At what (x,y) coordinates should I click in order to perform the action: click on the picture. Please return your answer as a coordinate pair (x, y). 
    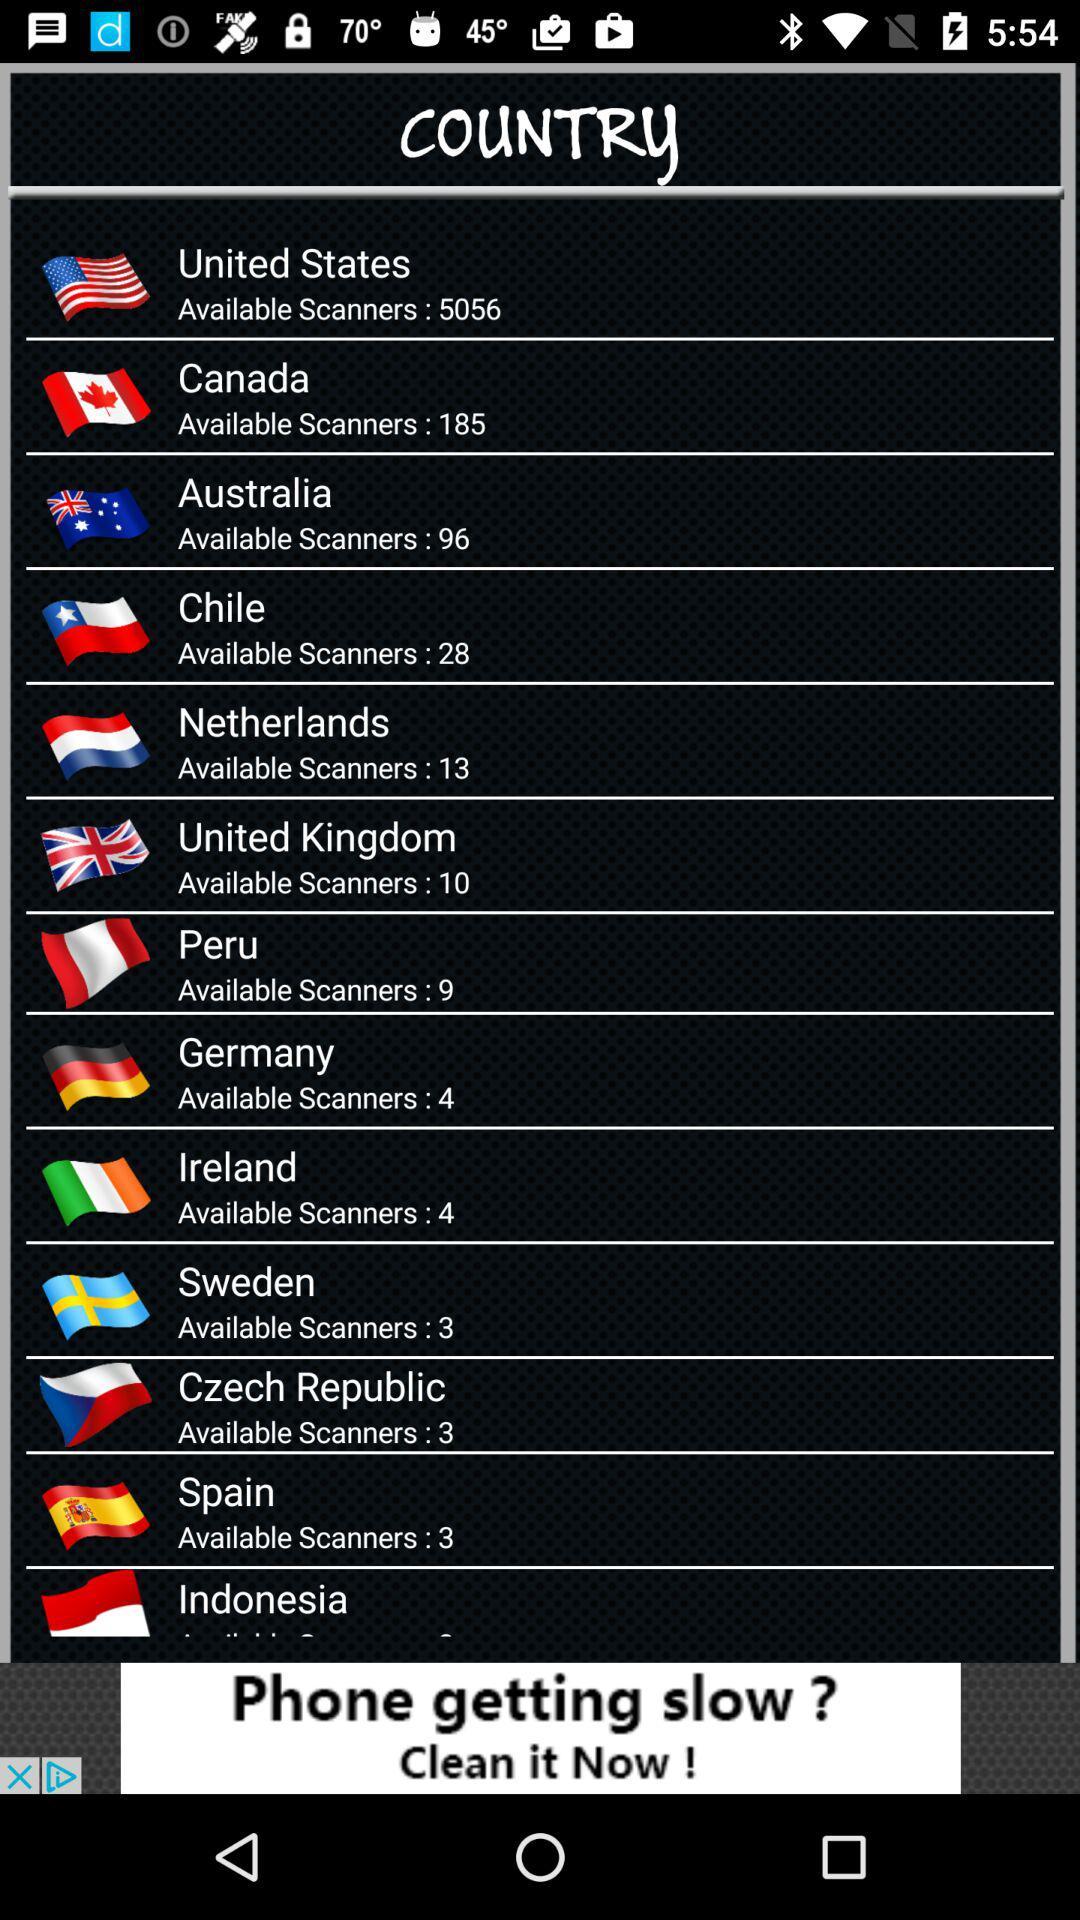
    Looking at the image, I should click on (540, 1727).